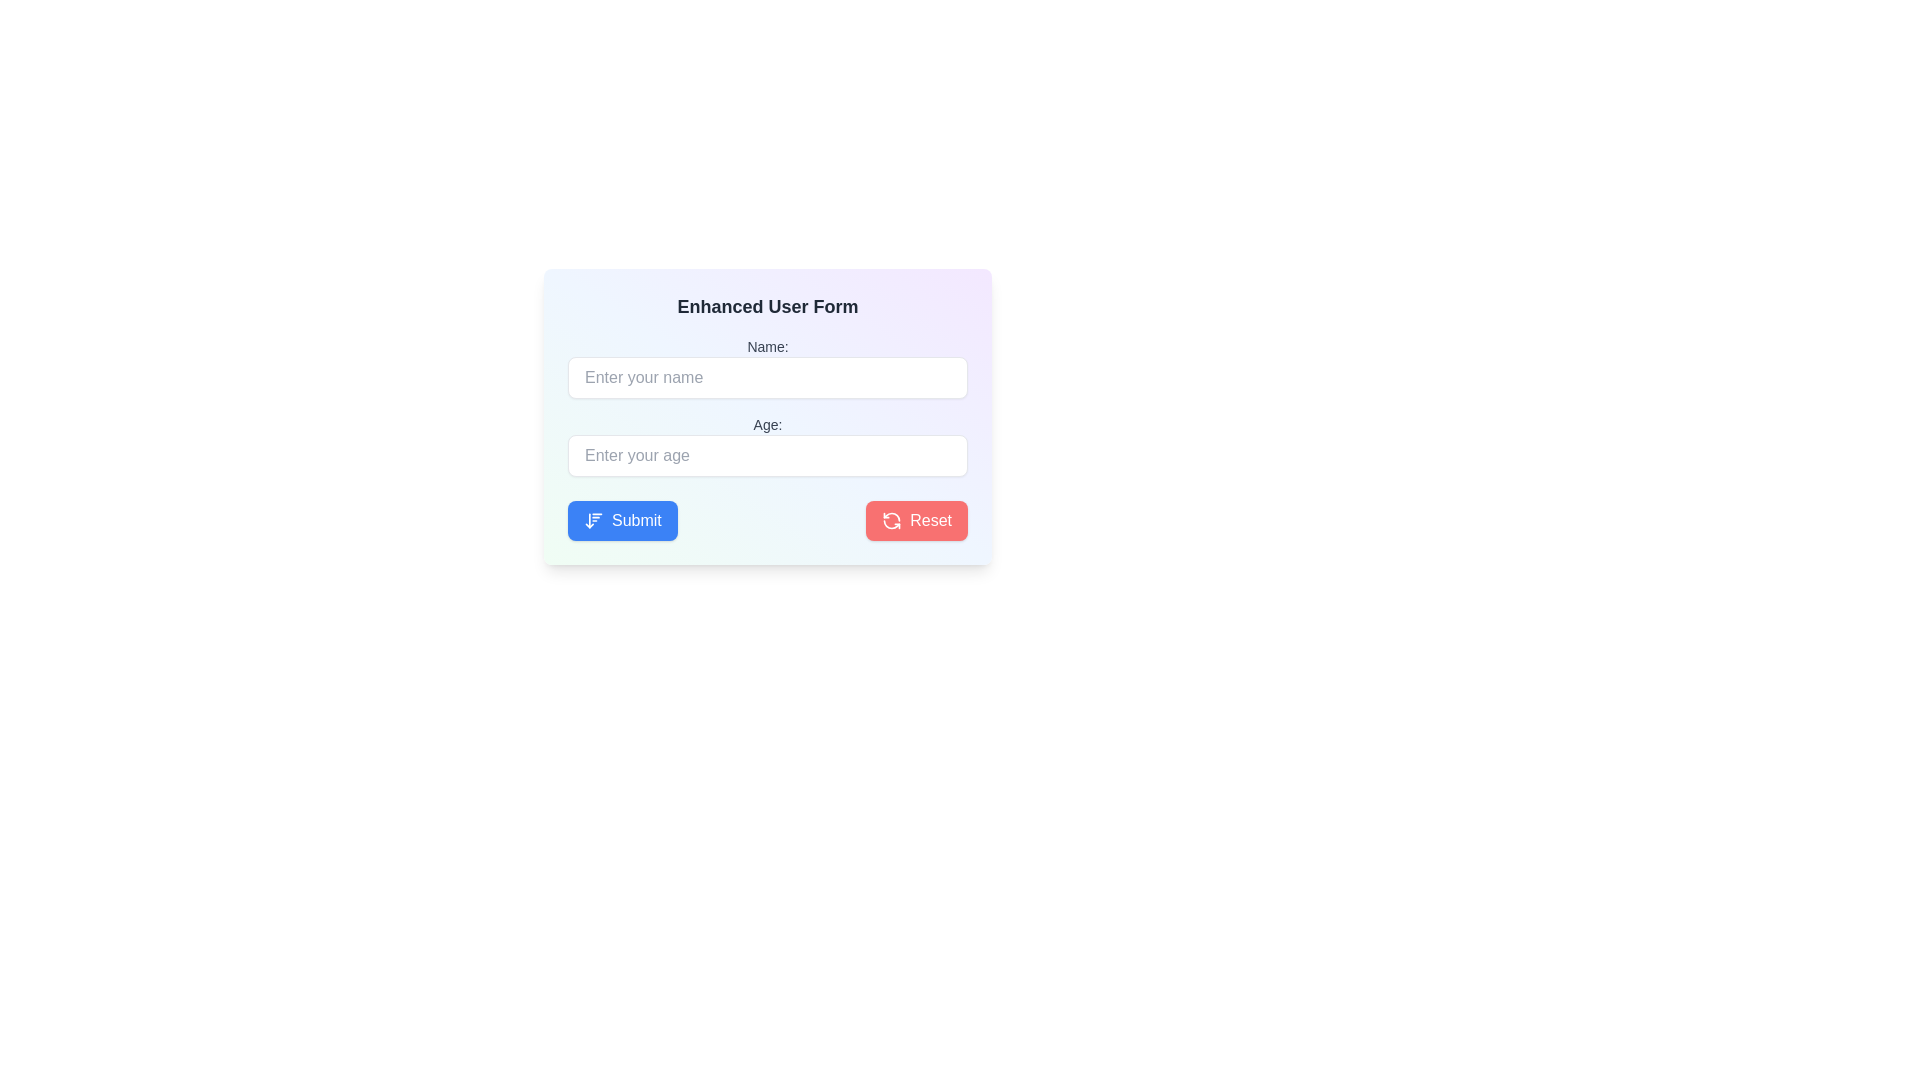  Describe the element at coordinates (891, 519) in the screenshot. I see `the reset icon located on the 'Reset' button, which is positioned towards the lower-right of the form interface beside the 'Submit' button` at that location.